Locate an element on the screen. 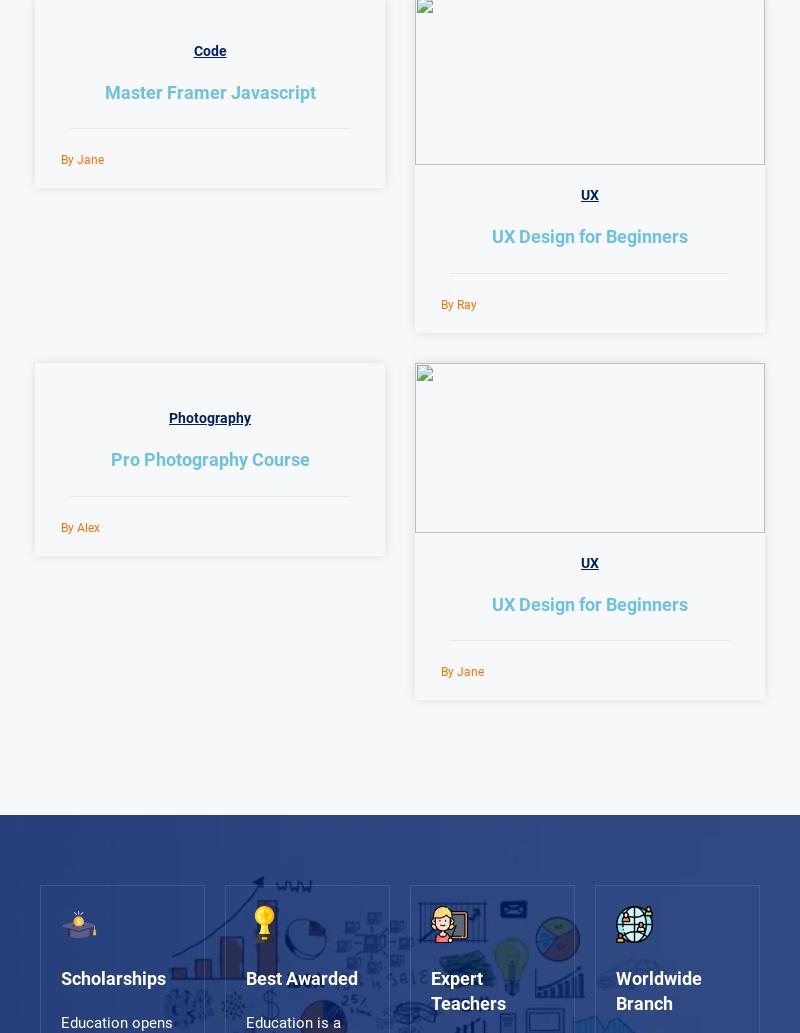  'By Alex' is located at coordinates (80, 526).